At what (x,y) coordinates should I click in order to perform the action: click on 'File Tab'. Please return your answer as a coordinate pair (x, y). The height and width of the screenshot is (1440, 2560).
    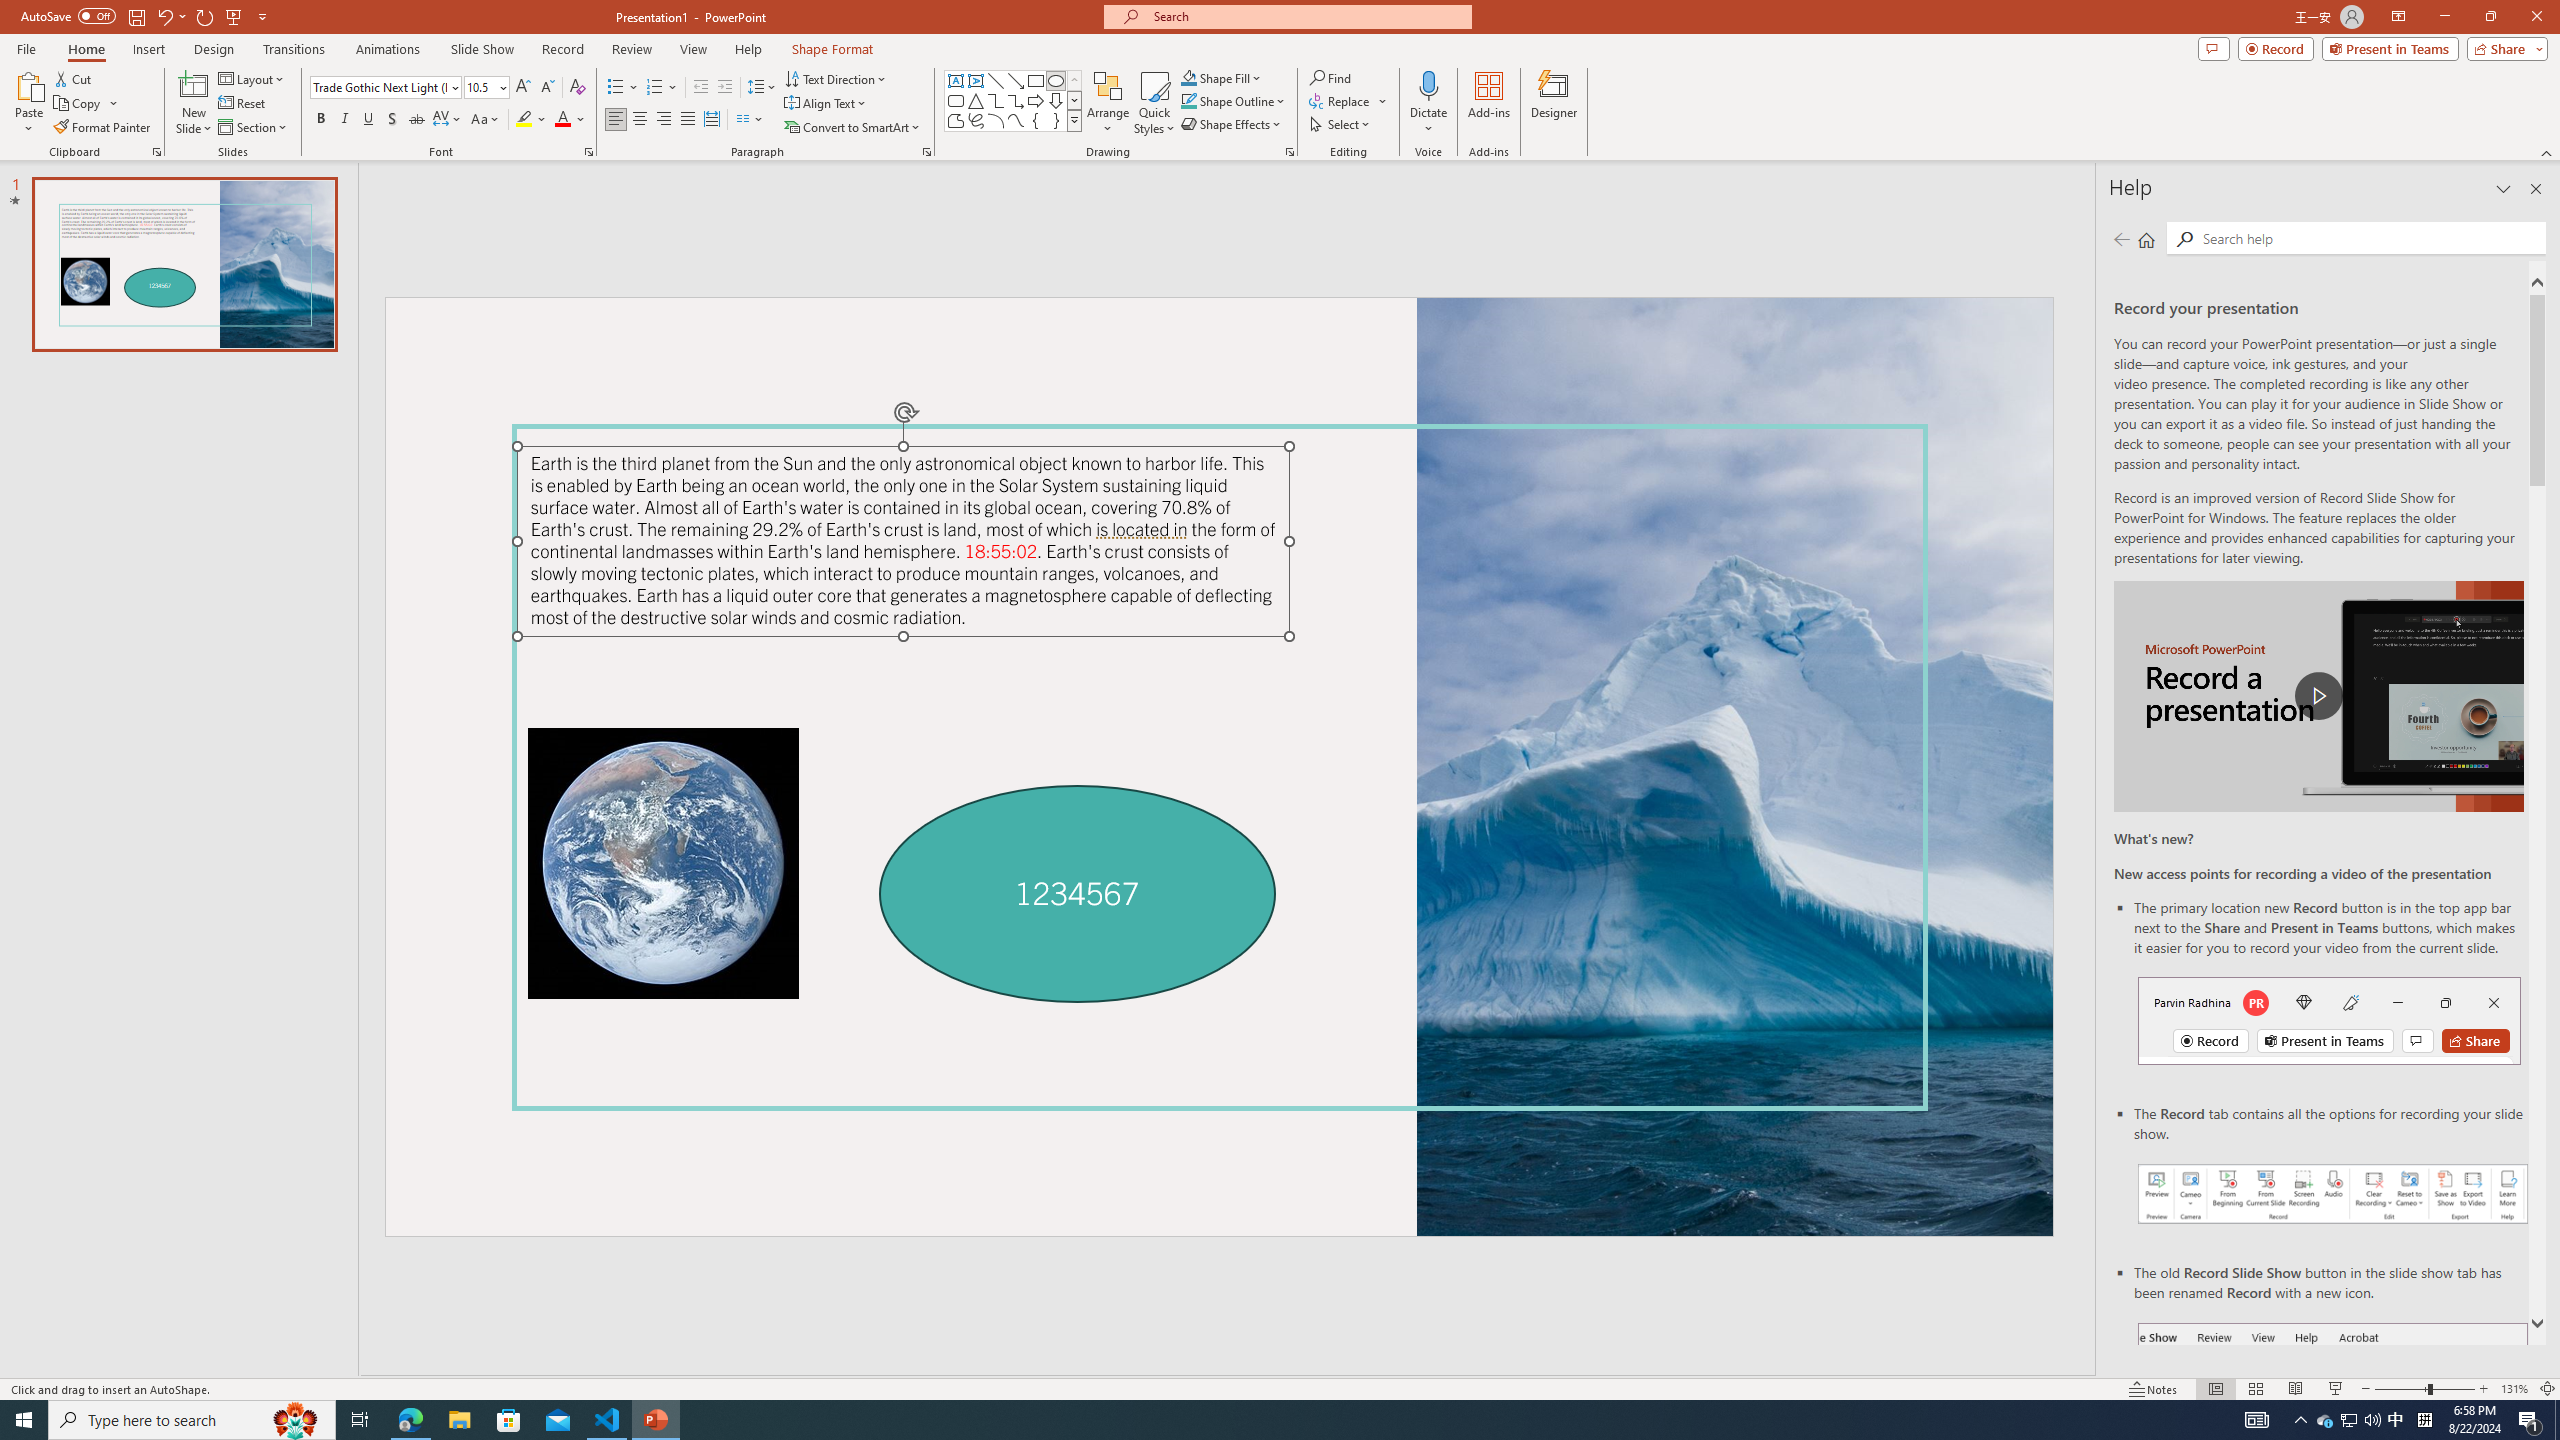
    Looking at the image, I should click on (25, 47).